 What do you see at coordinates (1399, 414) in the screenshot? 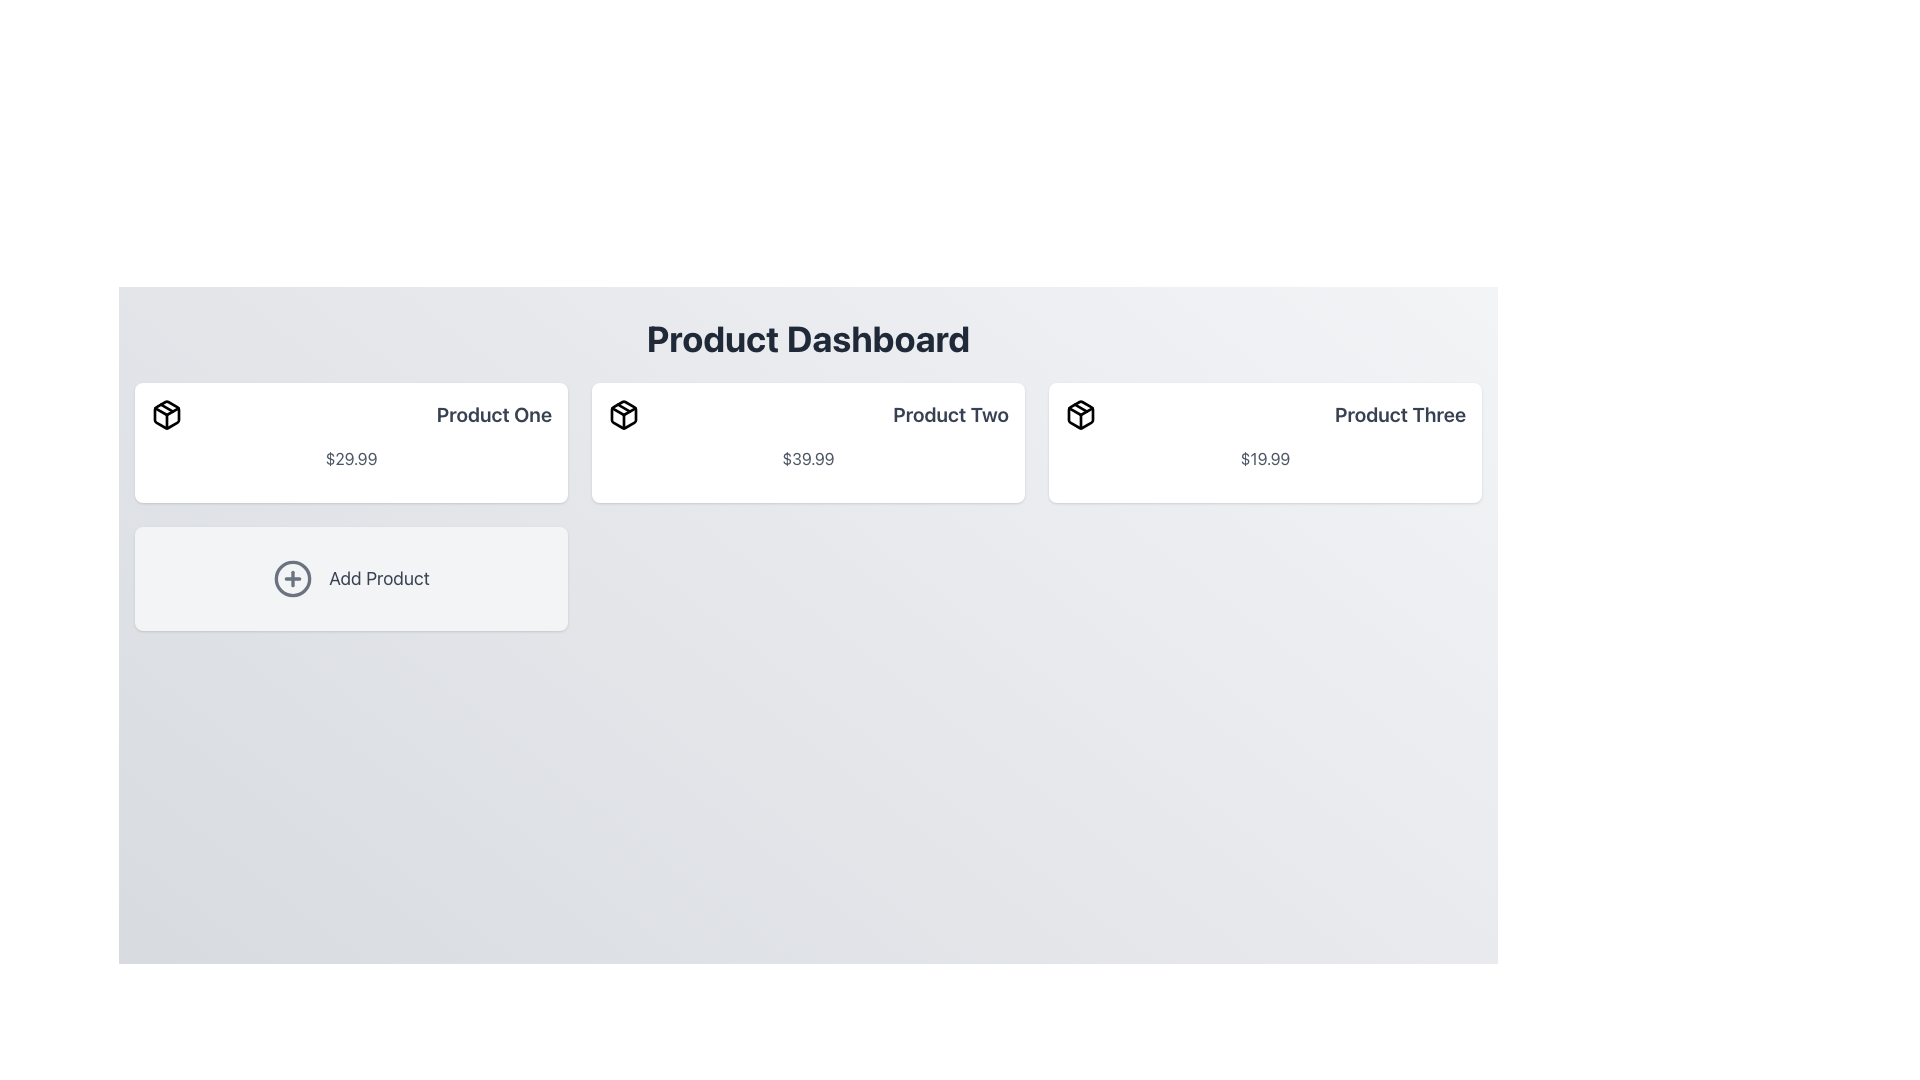
I see `the text label displaying 'Product Three', which is styled in bold and located in the upper-right segment of the product information box` at bounding box center [1399, 414].